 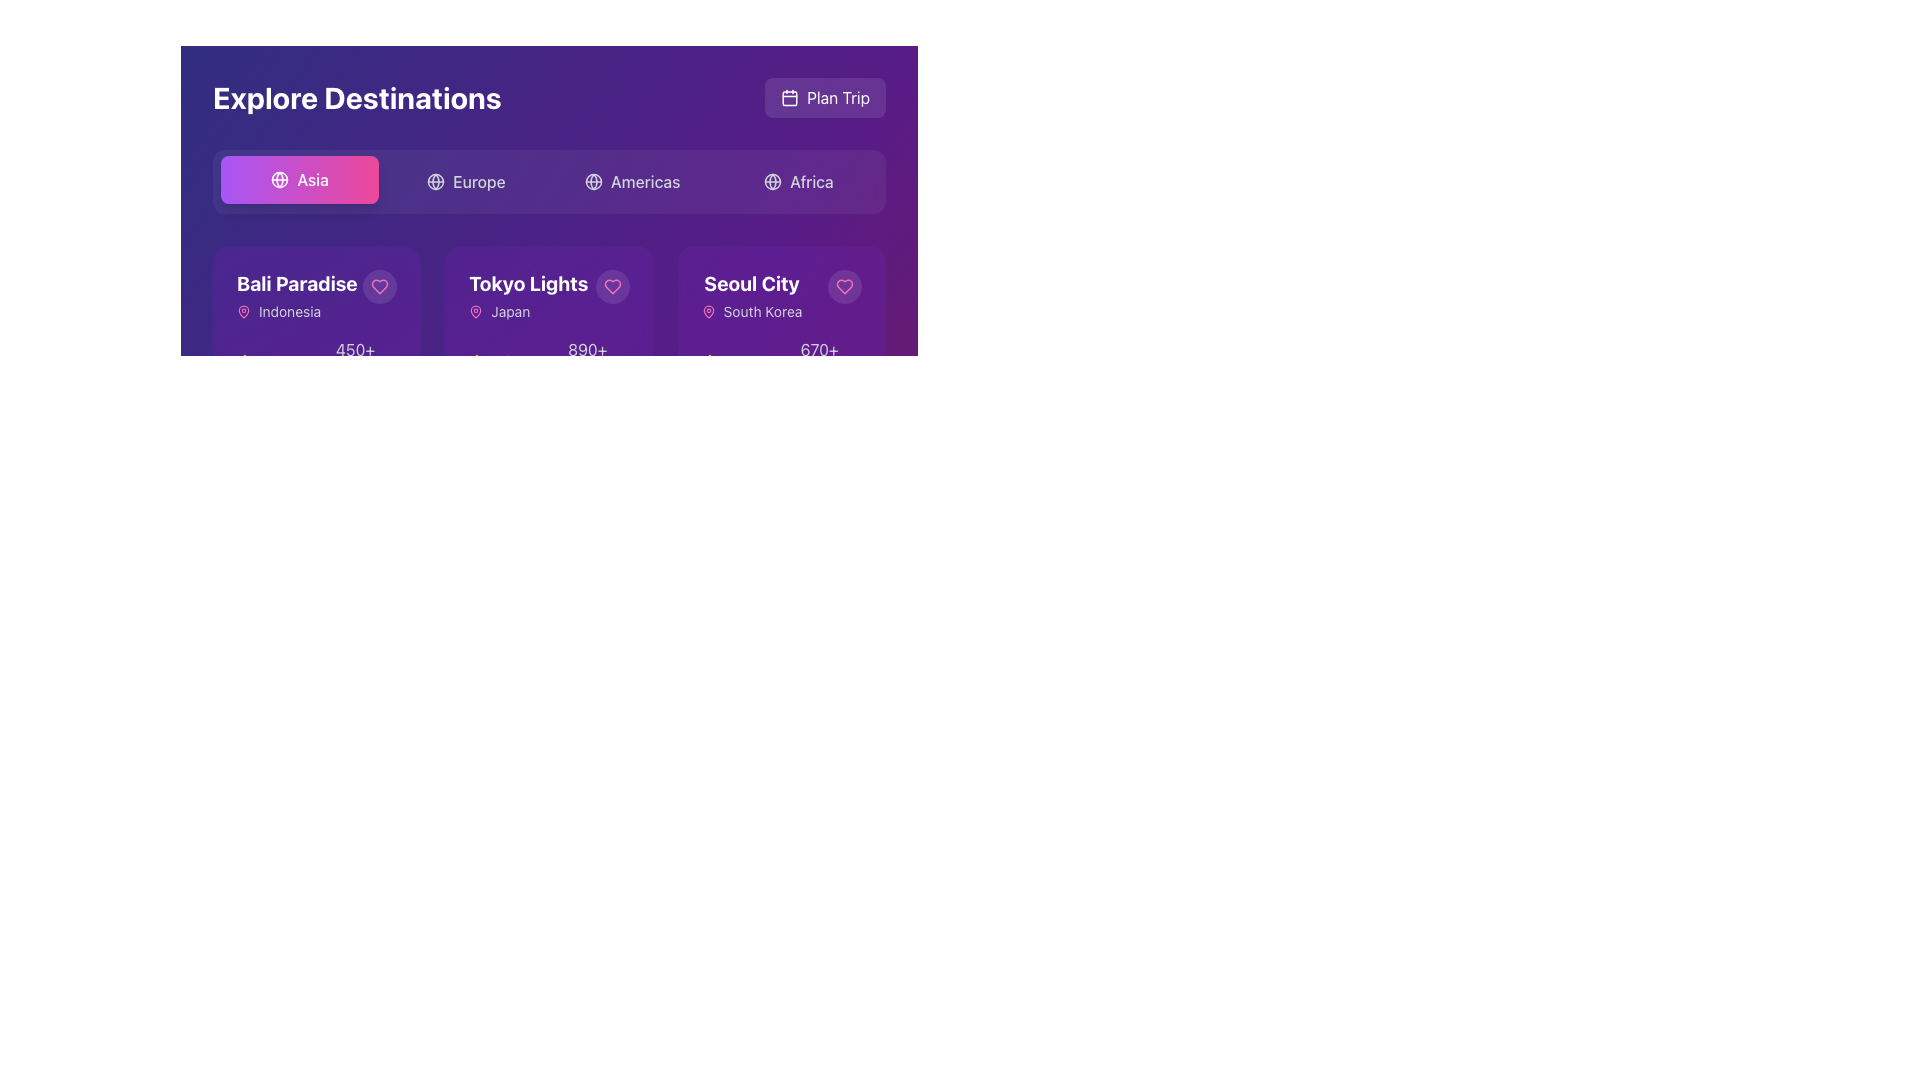 I want to click on the heart icon within the button on the 'Tokyo Lights' card to mark it as a favorite, so click(x=611, y=286).